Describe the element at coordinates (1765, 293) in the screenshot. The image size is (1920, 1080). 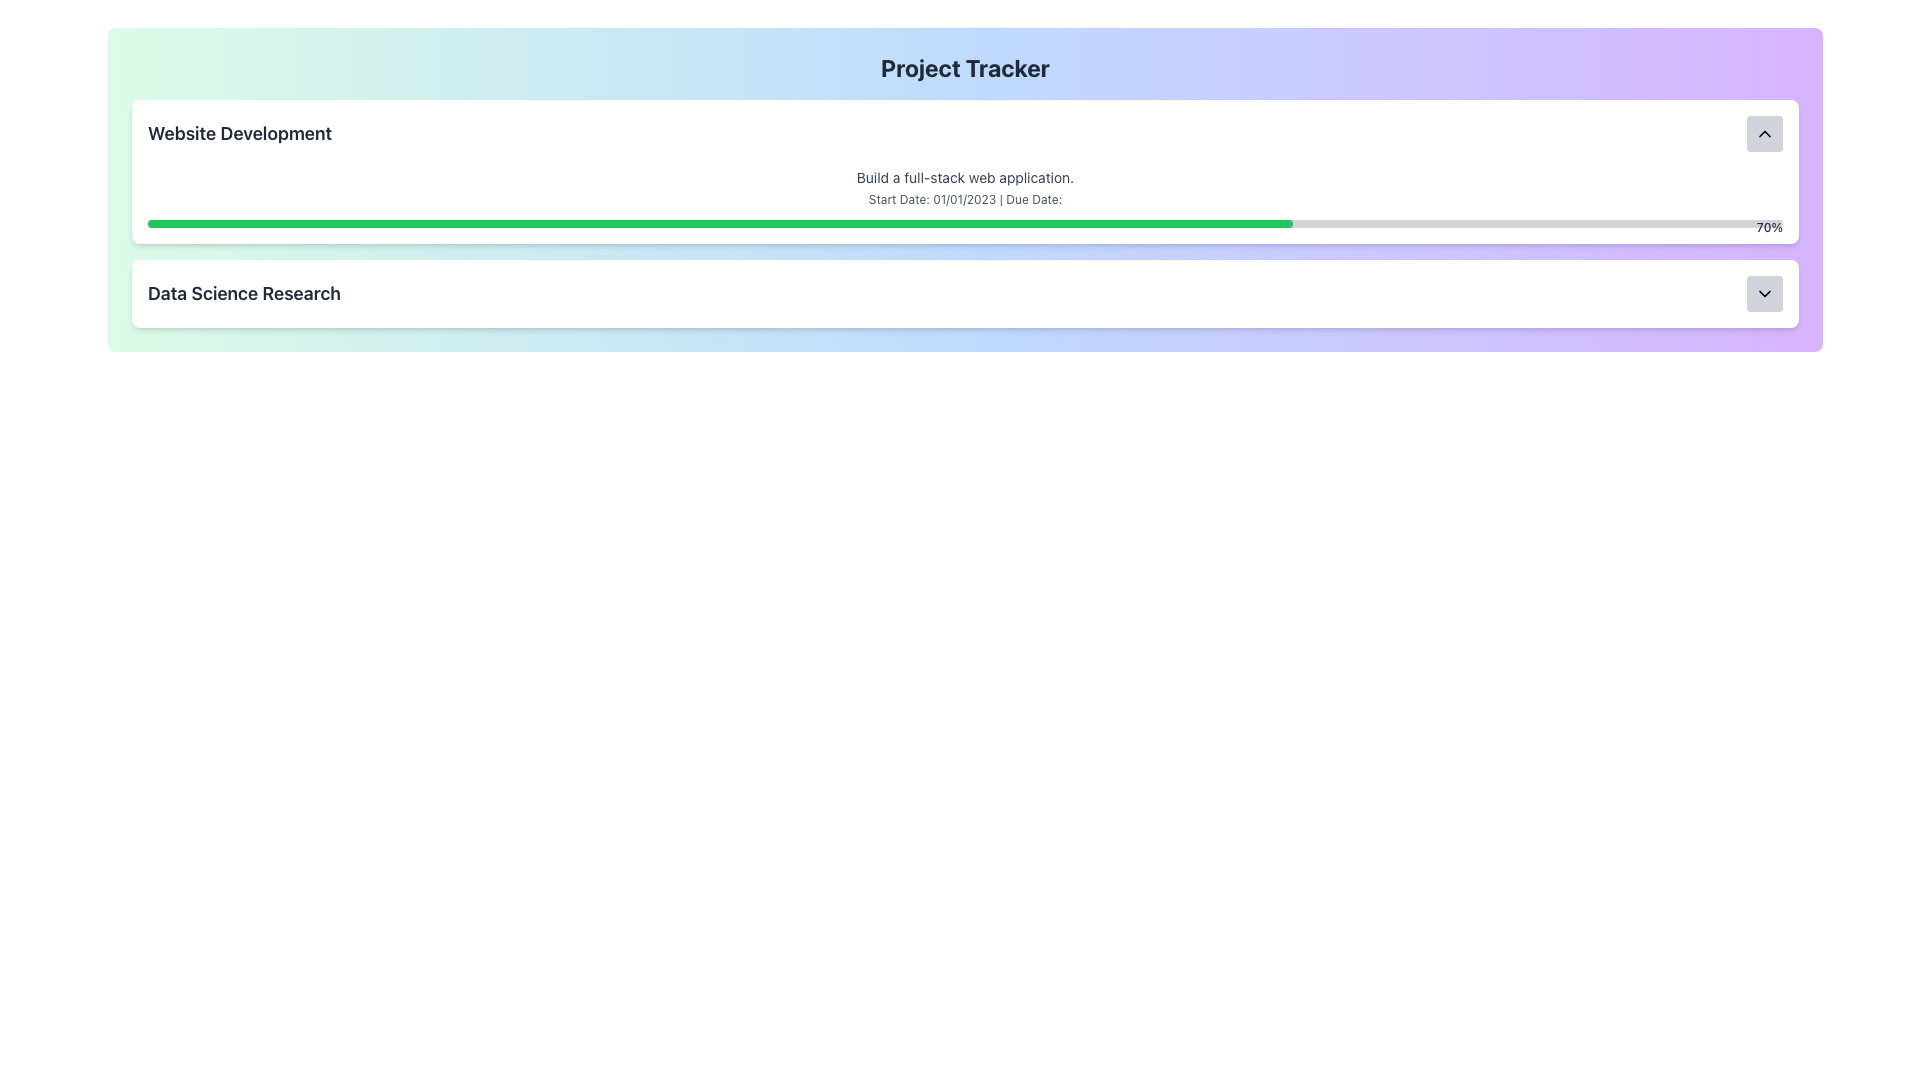
I see `the downward-pointing chevron icon in the lower right corner of the 'Data Science Research' project panel` at that location.